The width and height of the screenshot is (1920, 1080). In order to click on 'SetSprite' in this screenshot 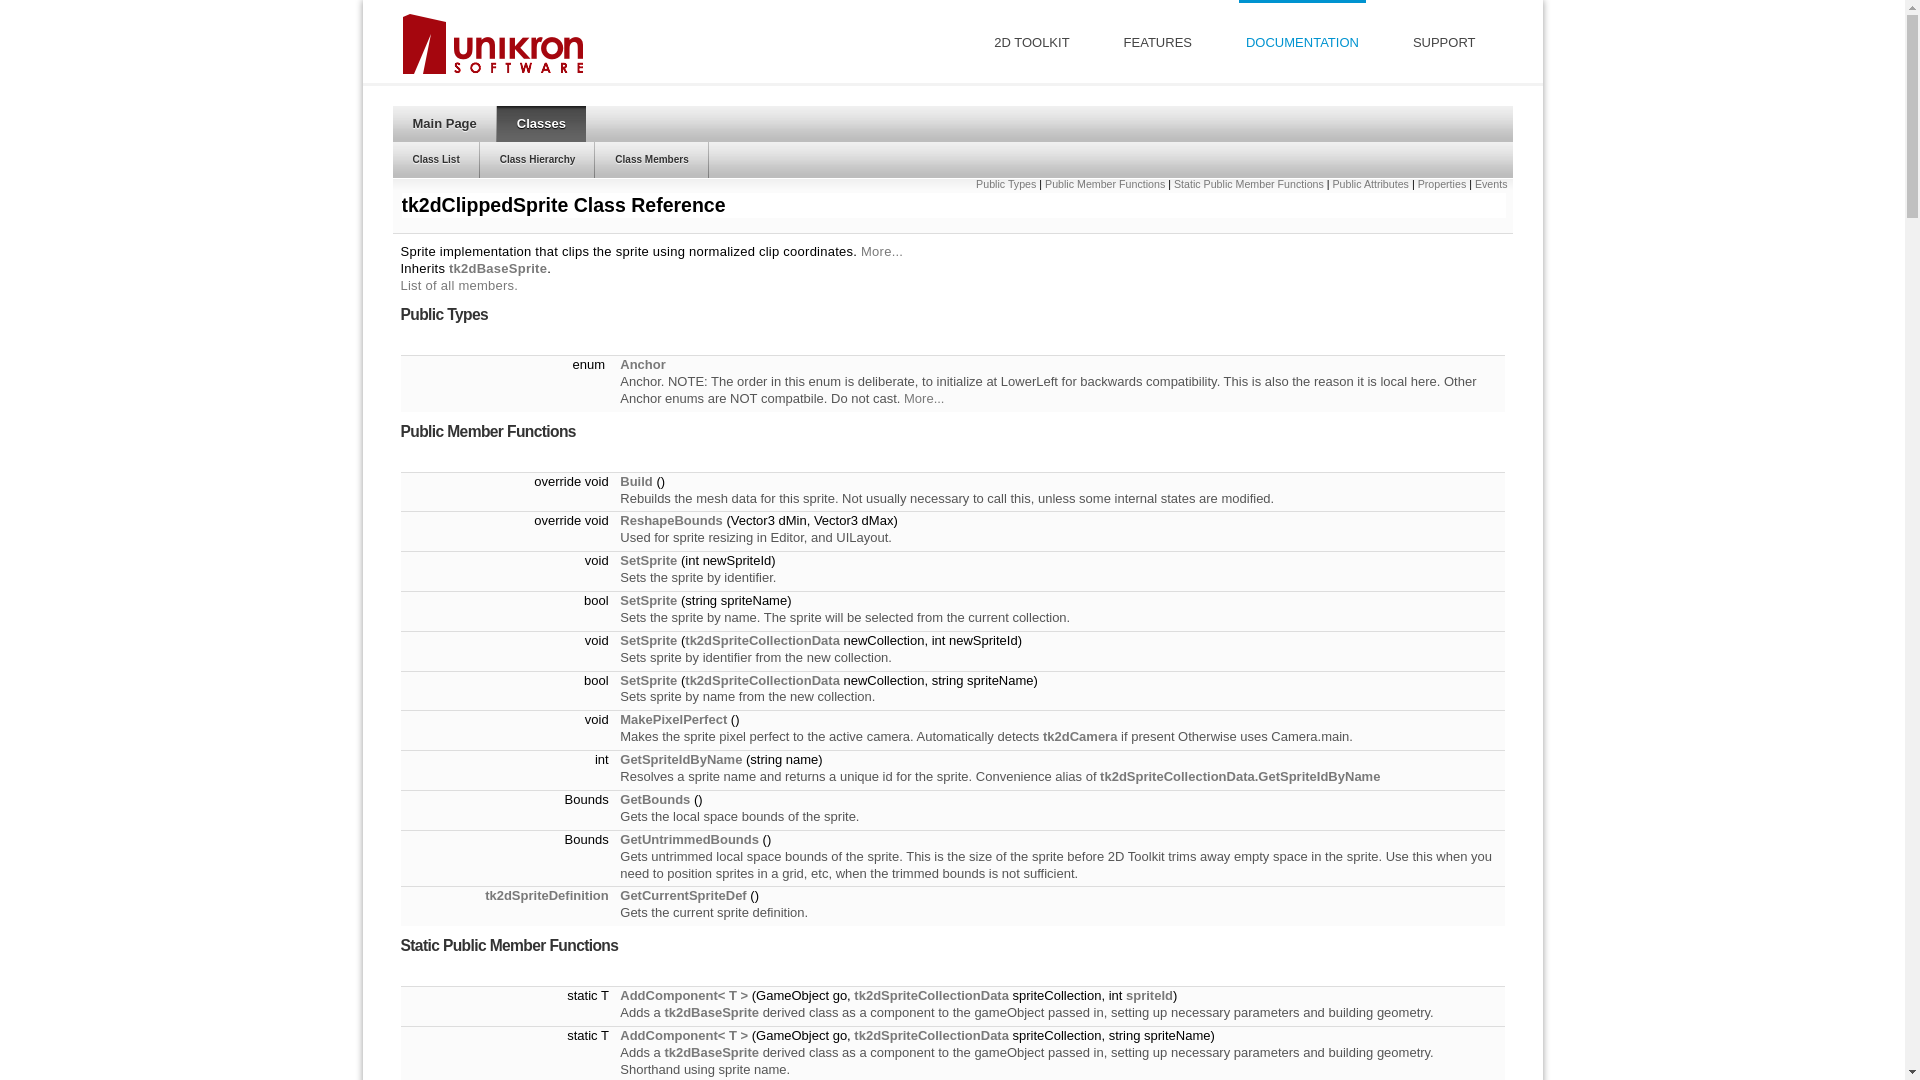, I will do `click(648, 599)`.